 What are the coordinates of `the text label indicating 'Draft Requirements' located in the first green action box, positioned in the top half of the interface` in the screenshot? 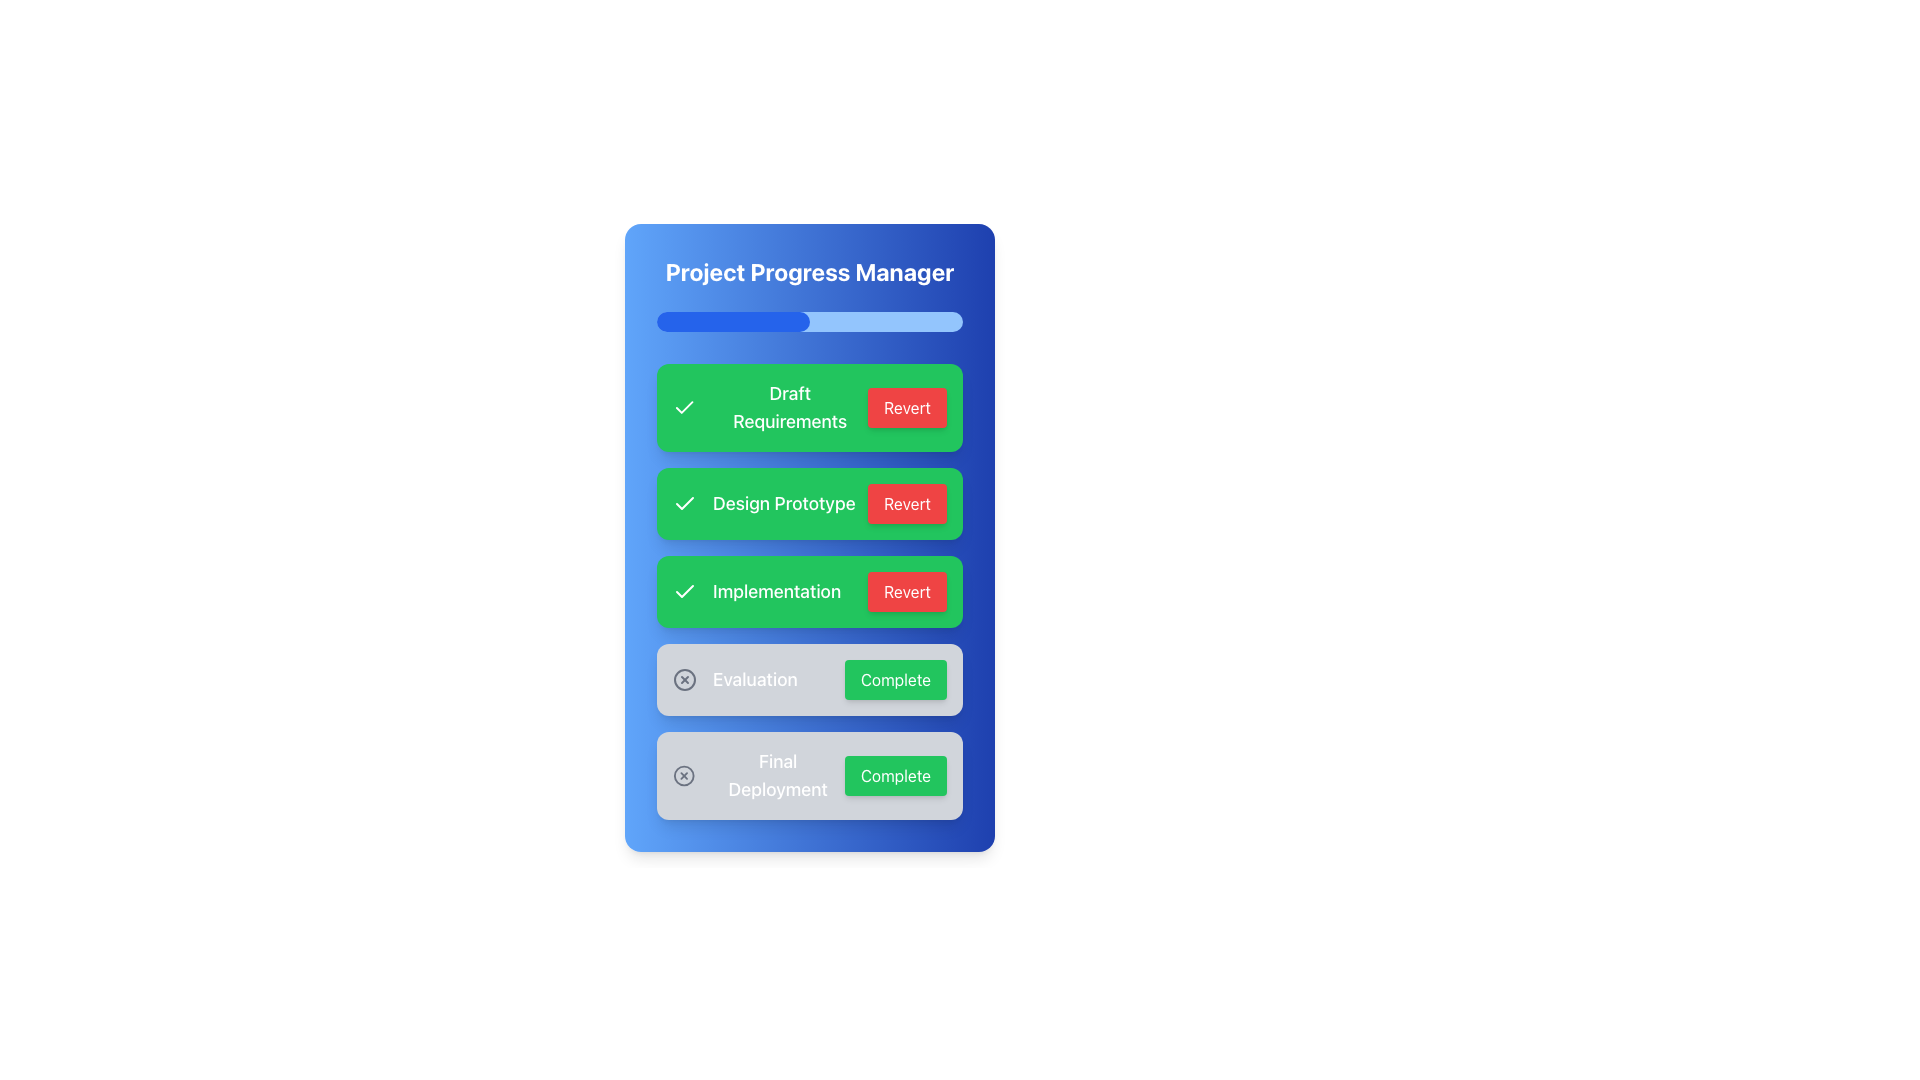 It's located at (789, 407).